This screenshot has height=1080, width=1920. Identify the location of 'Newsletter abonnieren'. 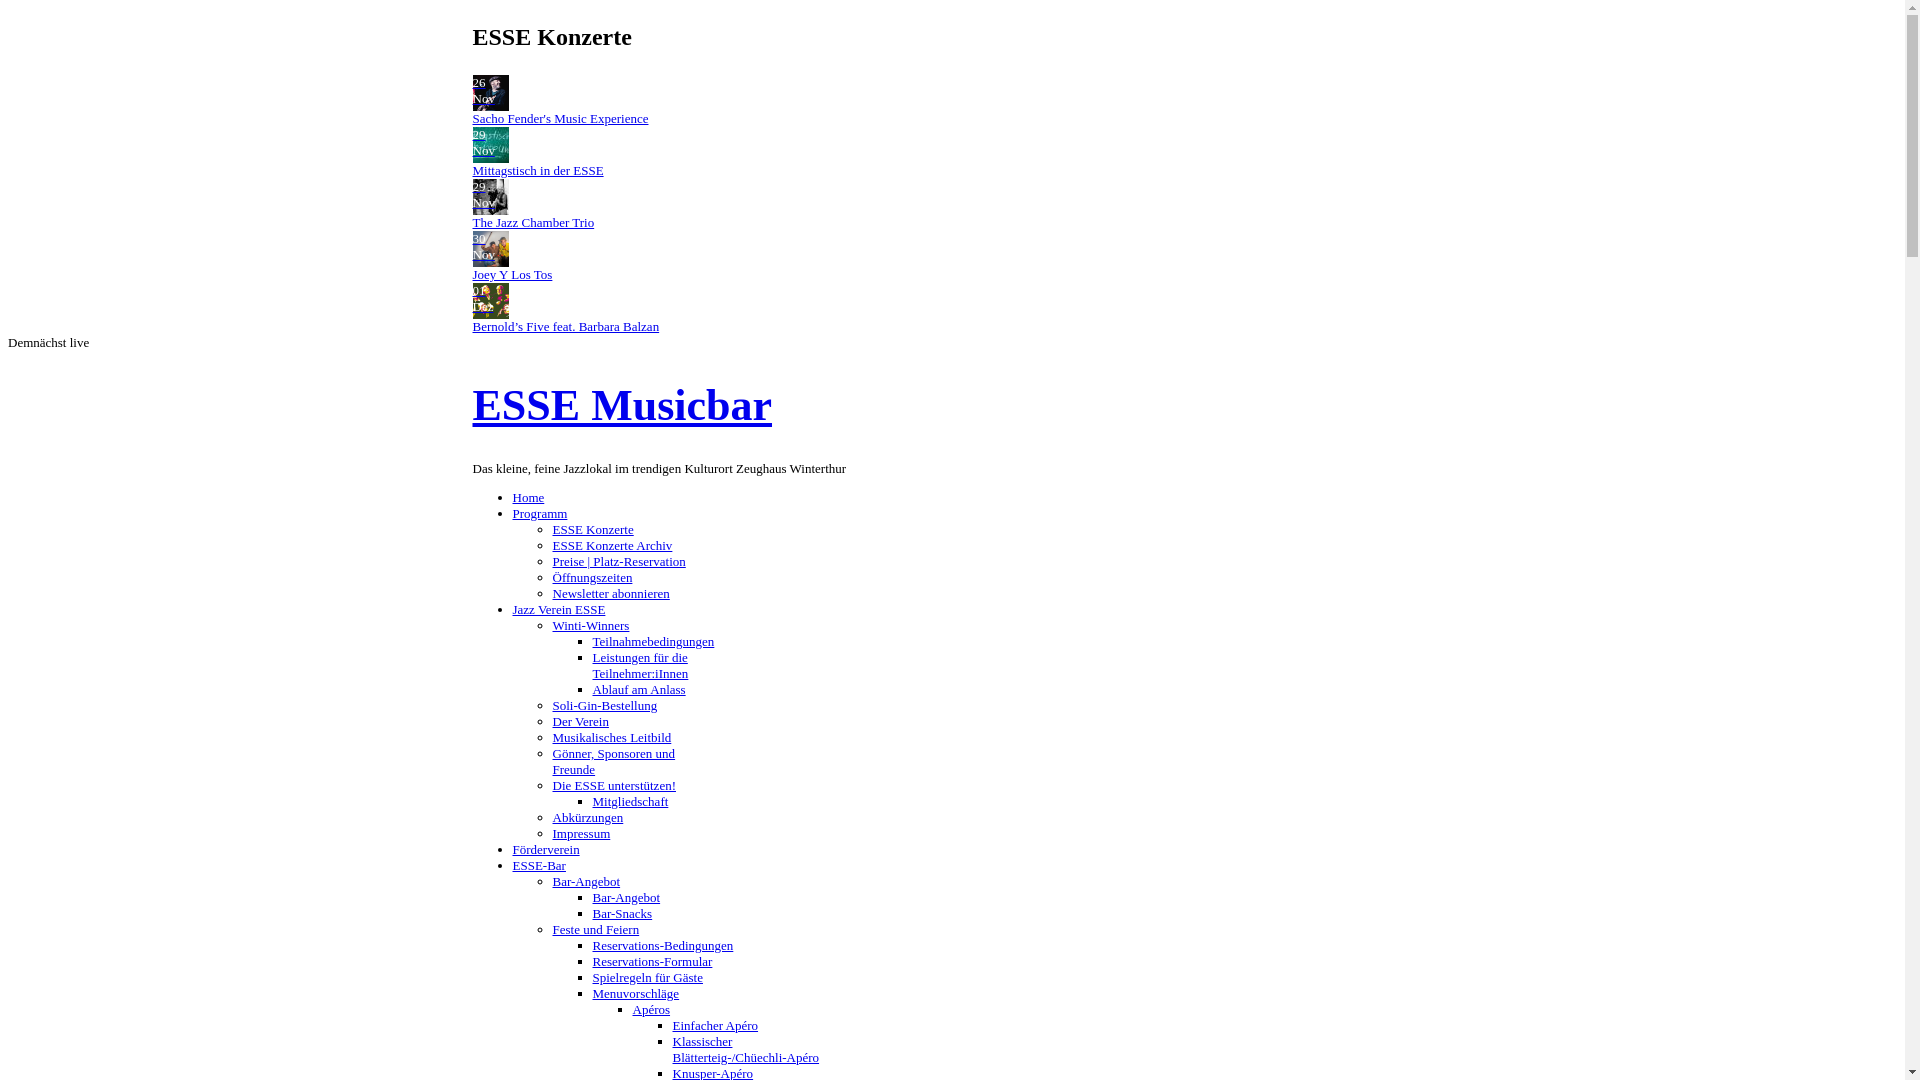
(609, 592).